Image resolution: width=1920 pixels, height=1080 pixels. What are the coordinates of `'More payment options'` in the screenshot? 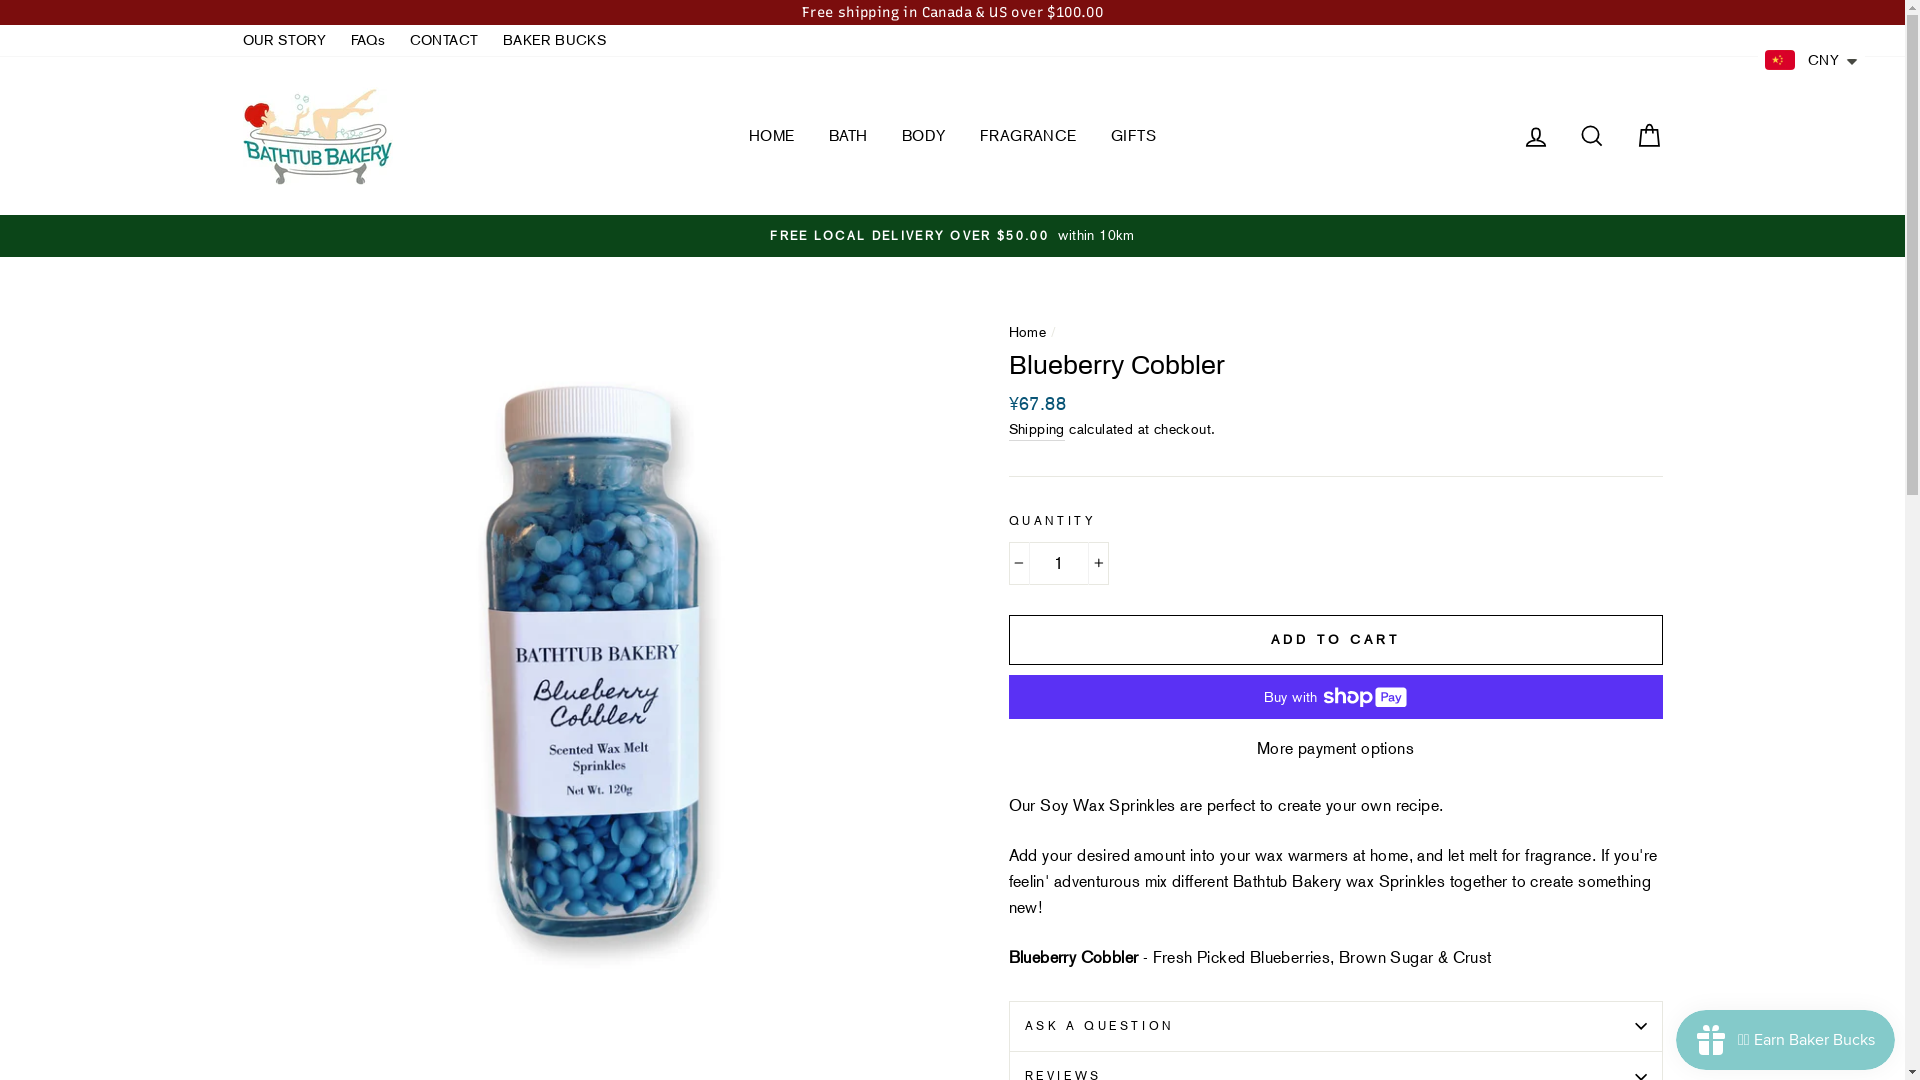 It's located at (1008, 748).